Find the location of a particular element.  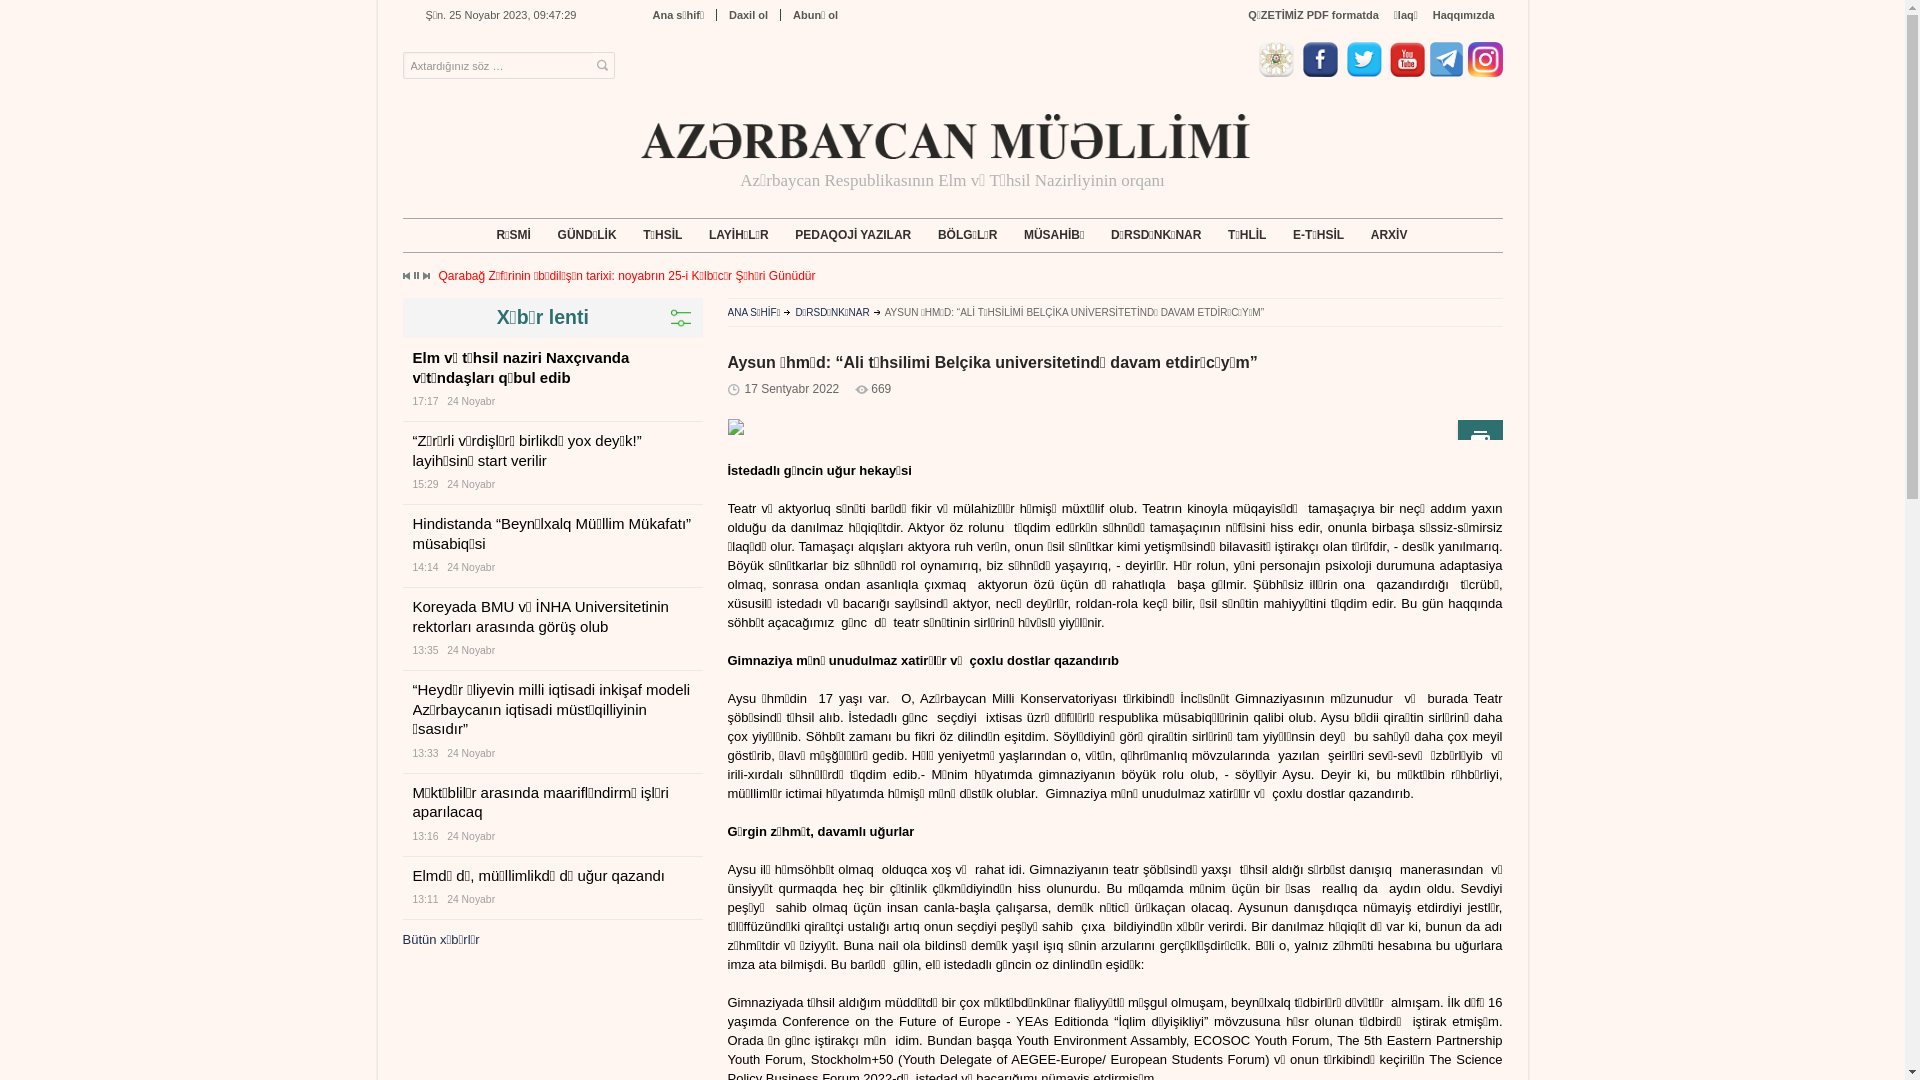

'Next' is located at coordinates (421, 276).